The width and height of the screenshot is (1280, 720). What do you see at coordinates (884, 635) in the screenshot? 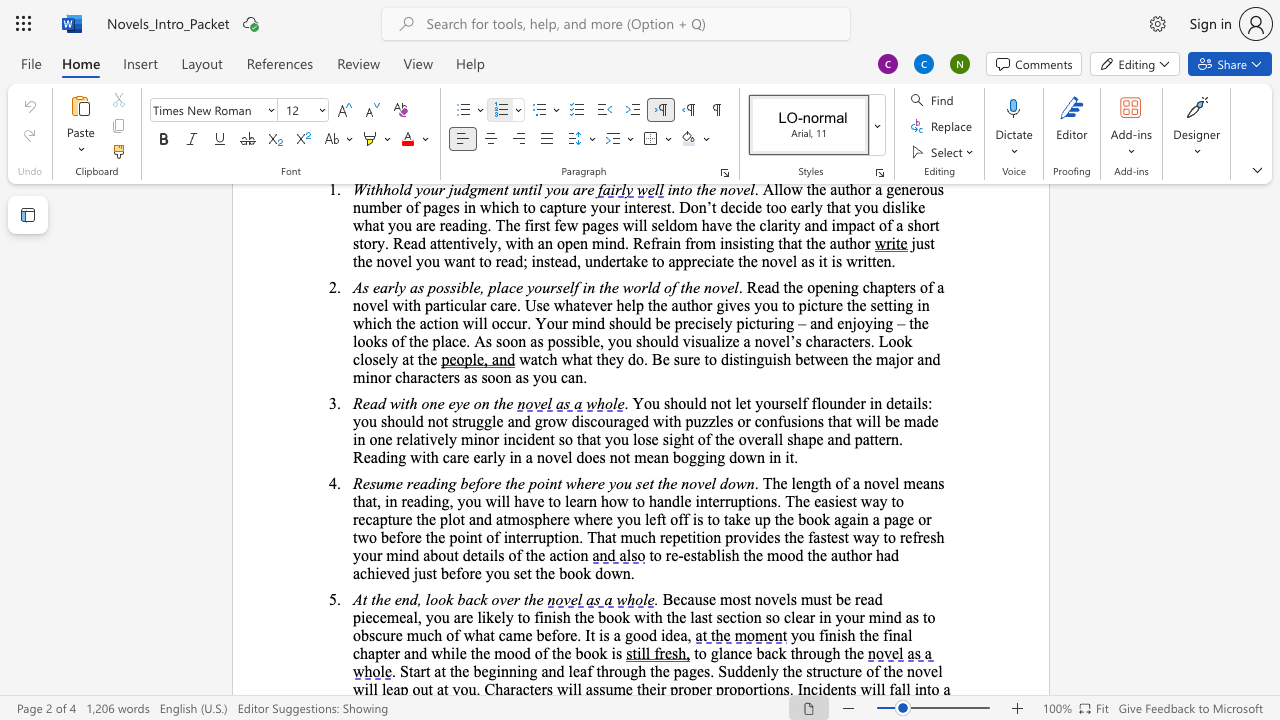
I see `the 1th character "f" in the text` at bounding box center [884, 635].